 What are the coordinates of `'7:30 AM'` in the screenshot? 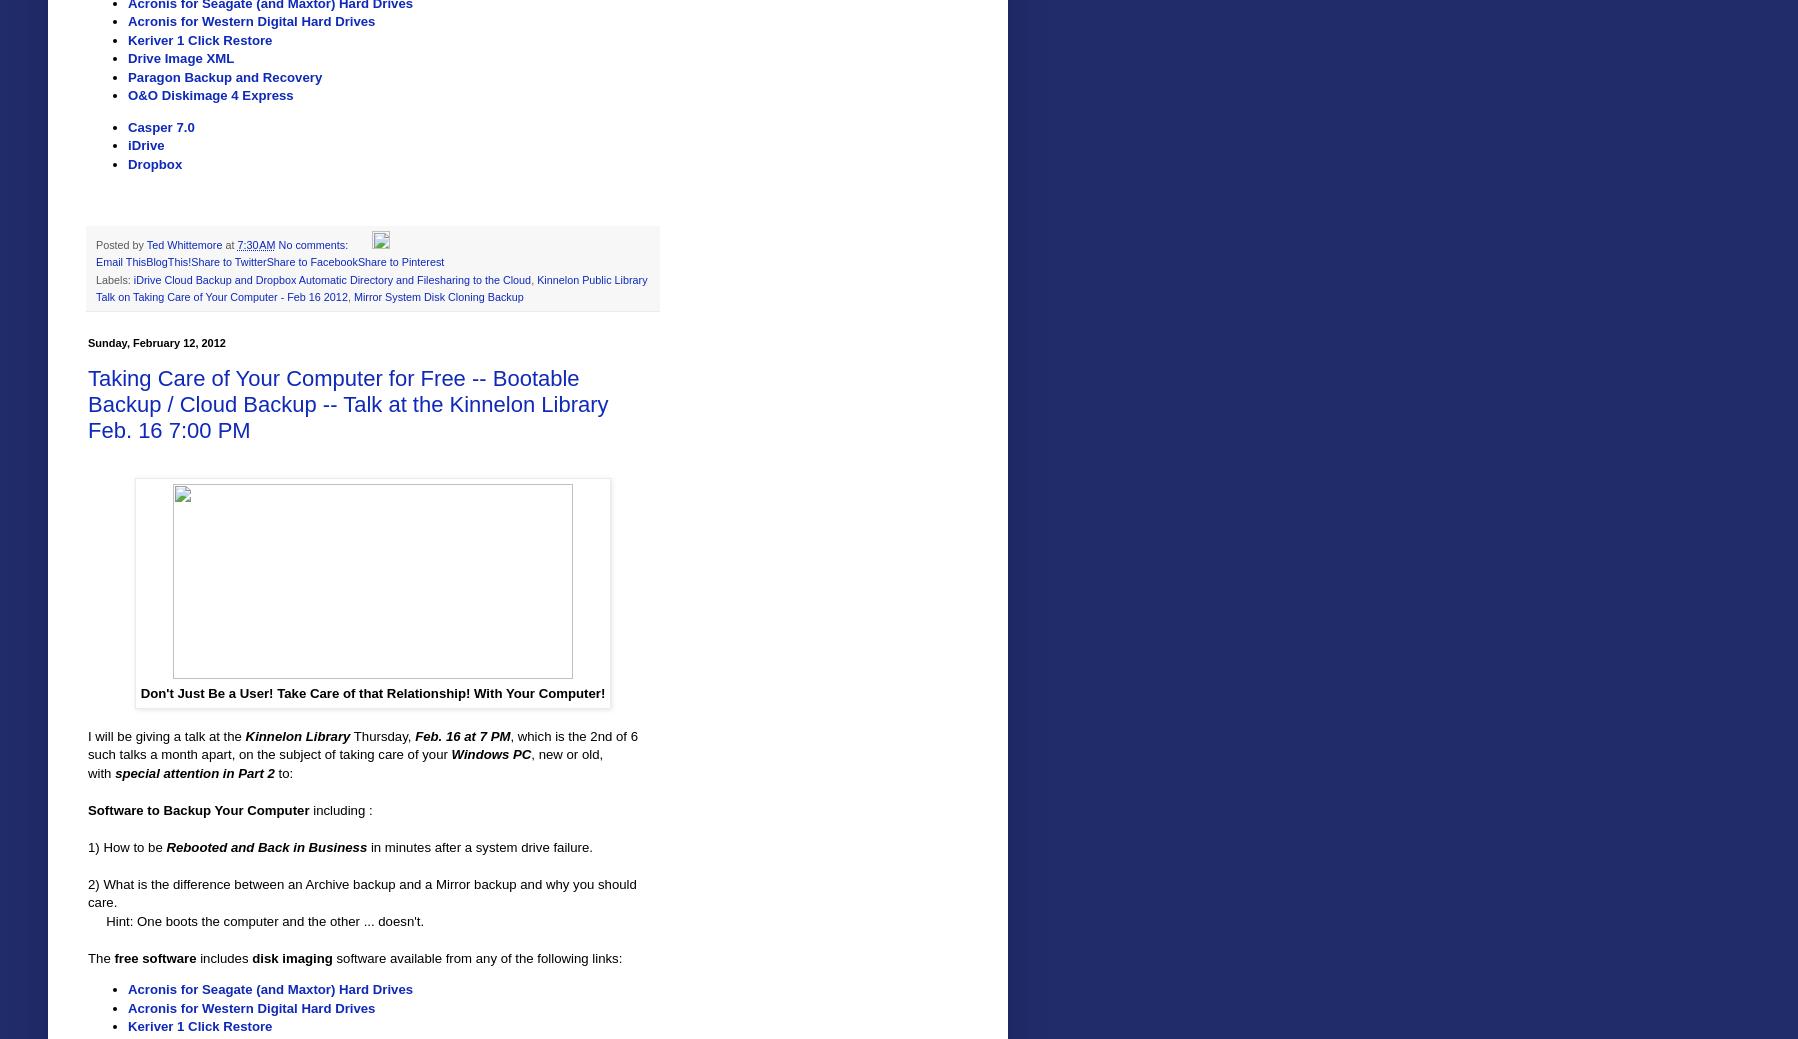 It's located at (256, 244).